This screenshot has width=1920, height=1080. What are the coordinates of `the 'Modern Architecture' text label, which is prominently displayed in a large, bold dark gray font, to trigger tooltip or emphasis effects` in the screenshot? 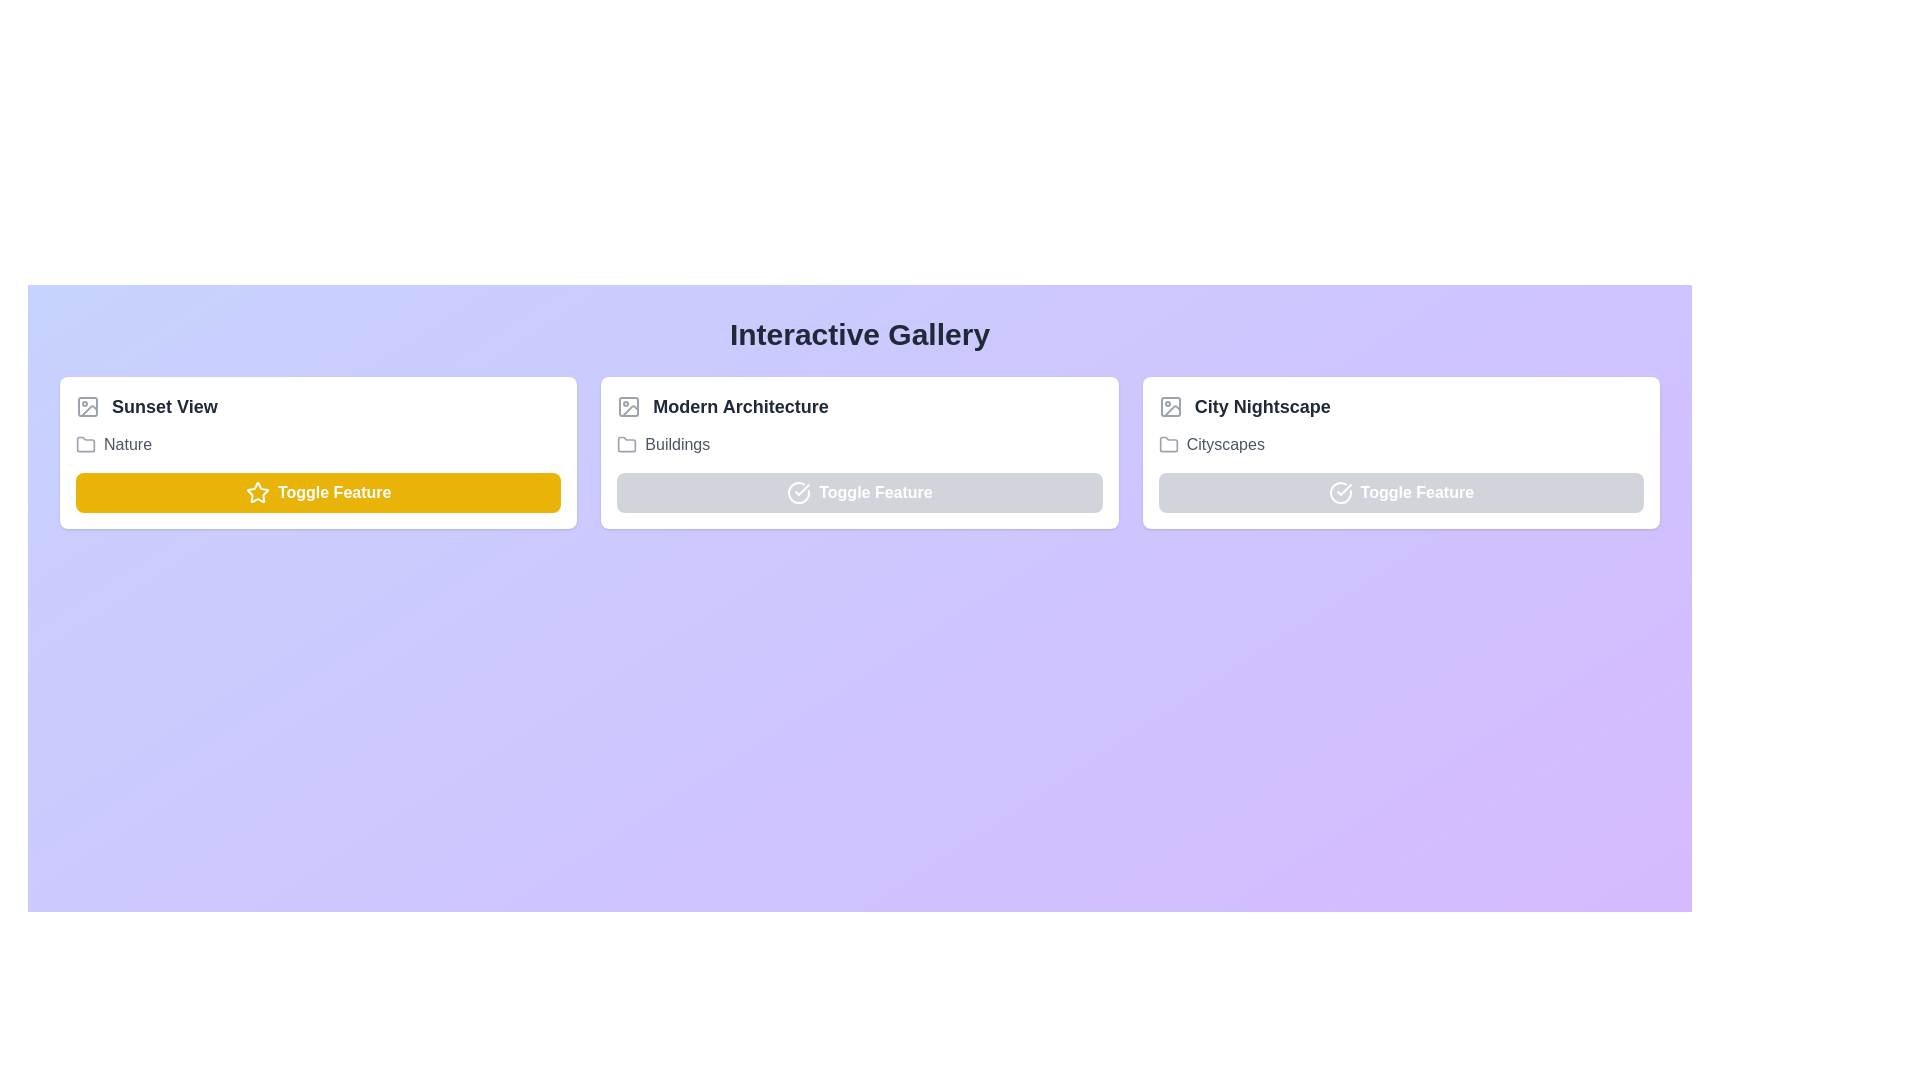 It's located at (739, 406).